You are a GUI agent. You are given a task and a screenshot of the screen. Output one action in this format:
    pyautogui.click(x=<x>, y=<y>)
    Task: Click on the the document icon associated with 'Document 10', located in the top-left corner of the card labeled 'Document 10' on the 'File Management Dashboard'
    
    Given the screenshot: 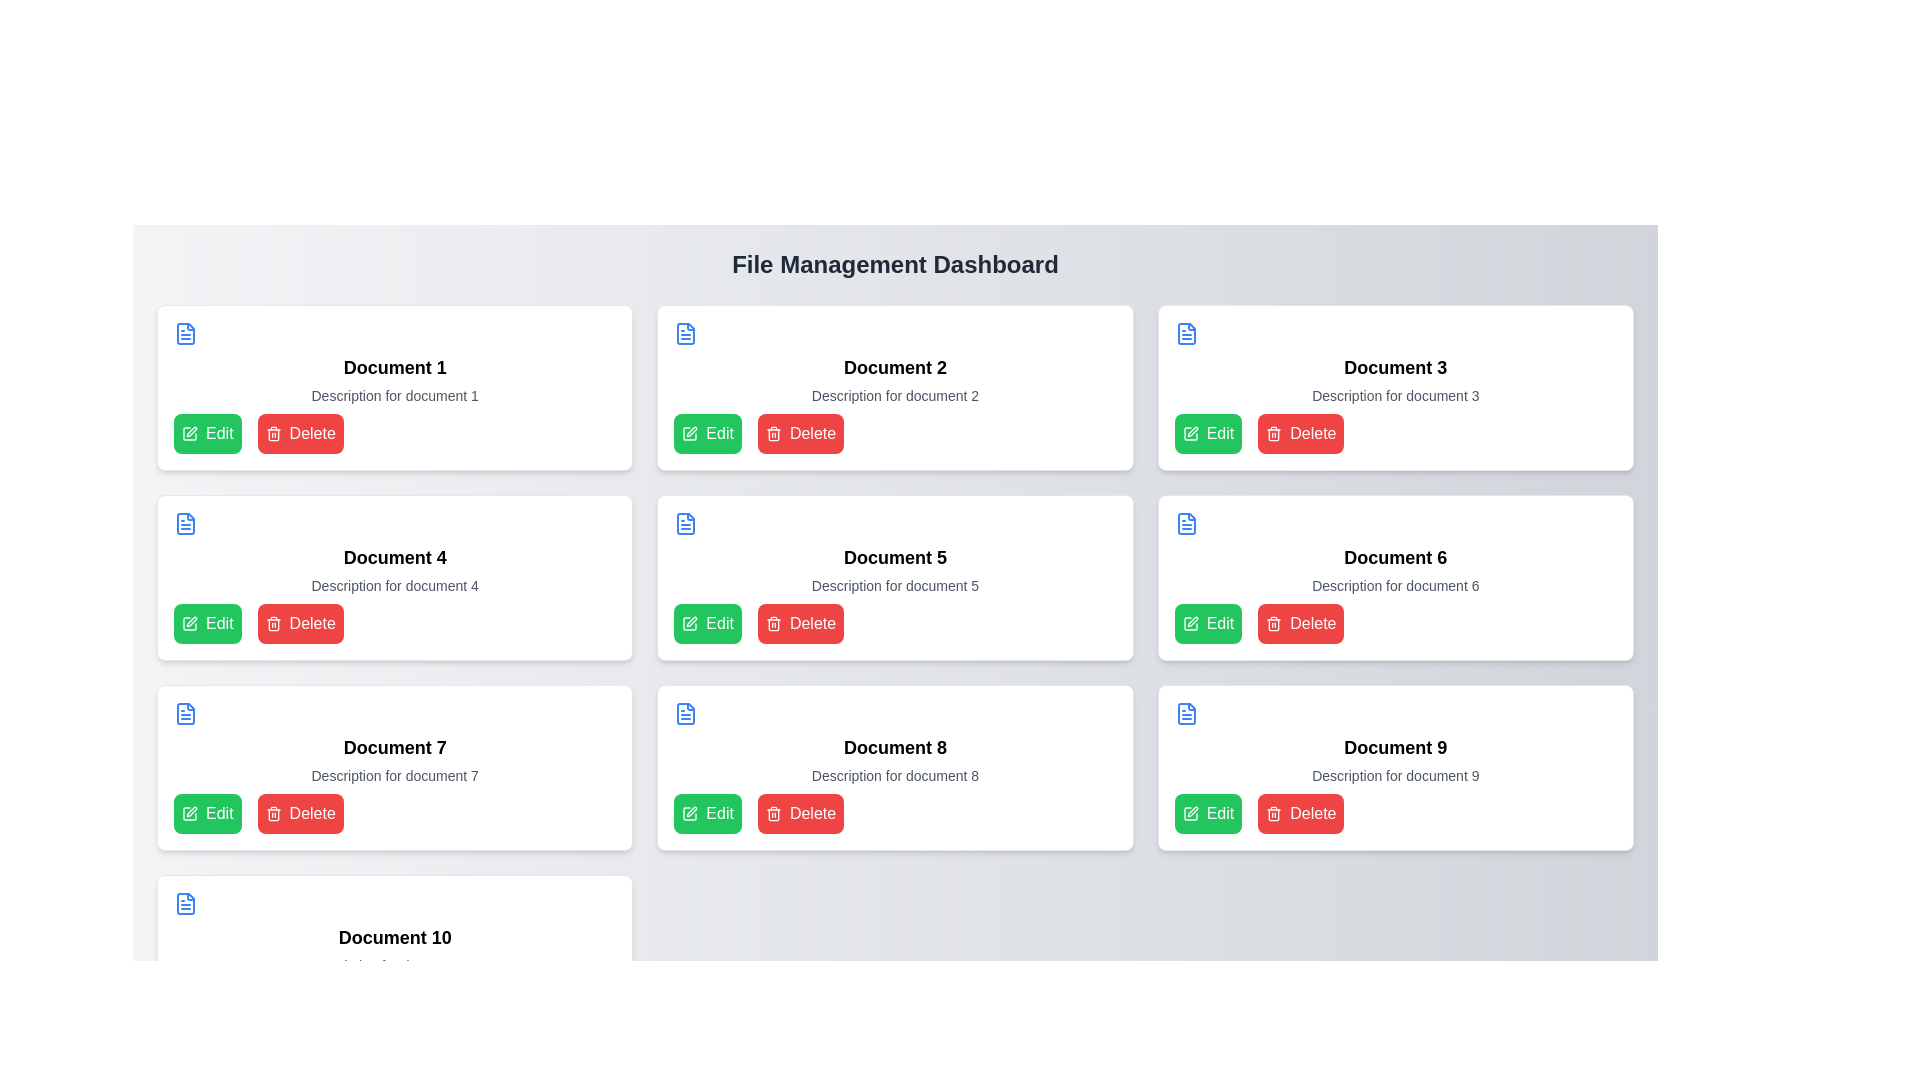 What is the action you would take?
    pyautogui.click(x=186, y=903)
    